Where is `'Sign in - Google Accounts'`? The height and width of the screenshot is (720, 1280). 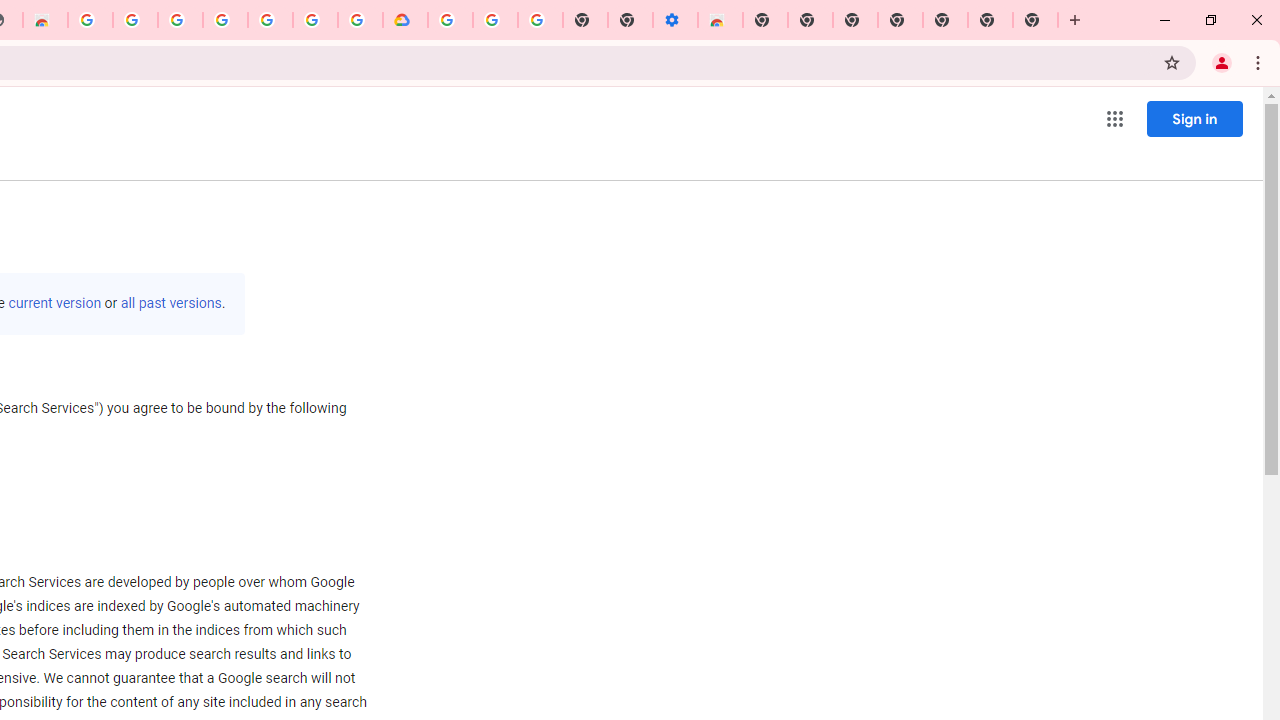
'Sign in - Google Accounts' is located at coordinates (180, 20).